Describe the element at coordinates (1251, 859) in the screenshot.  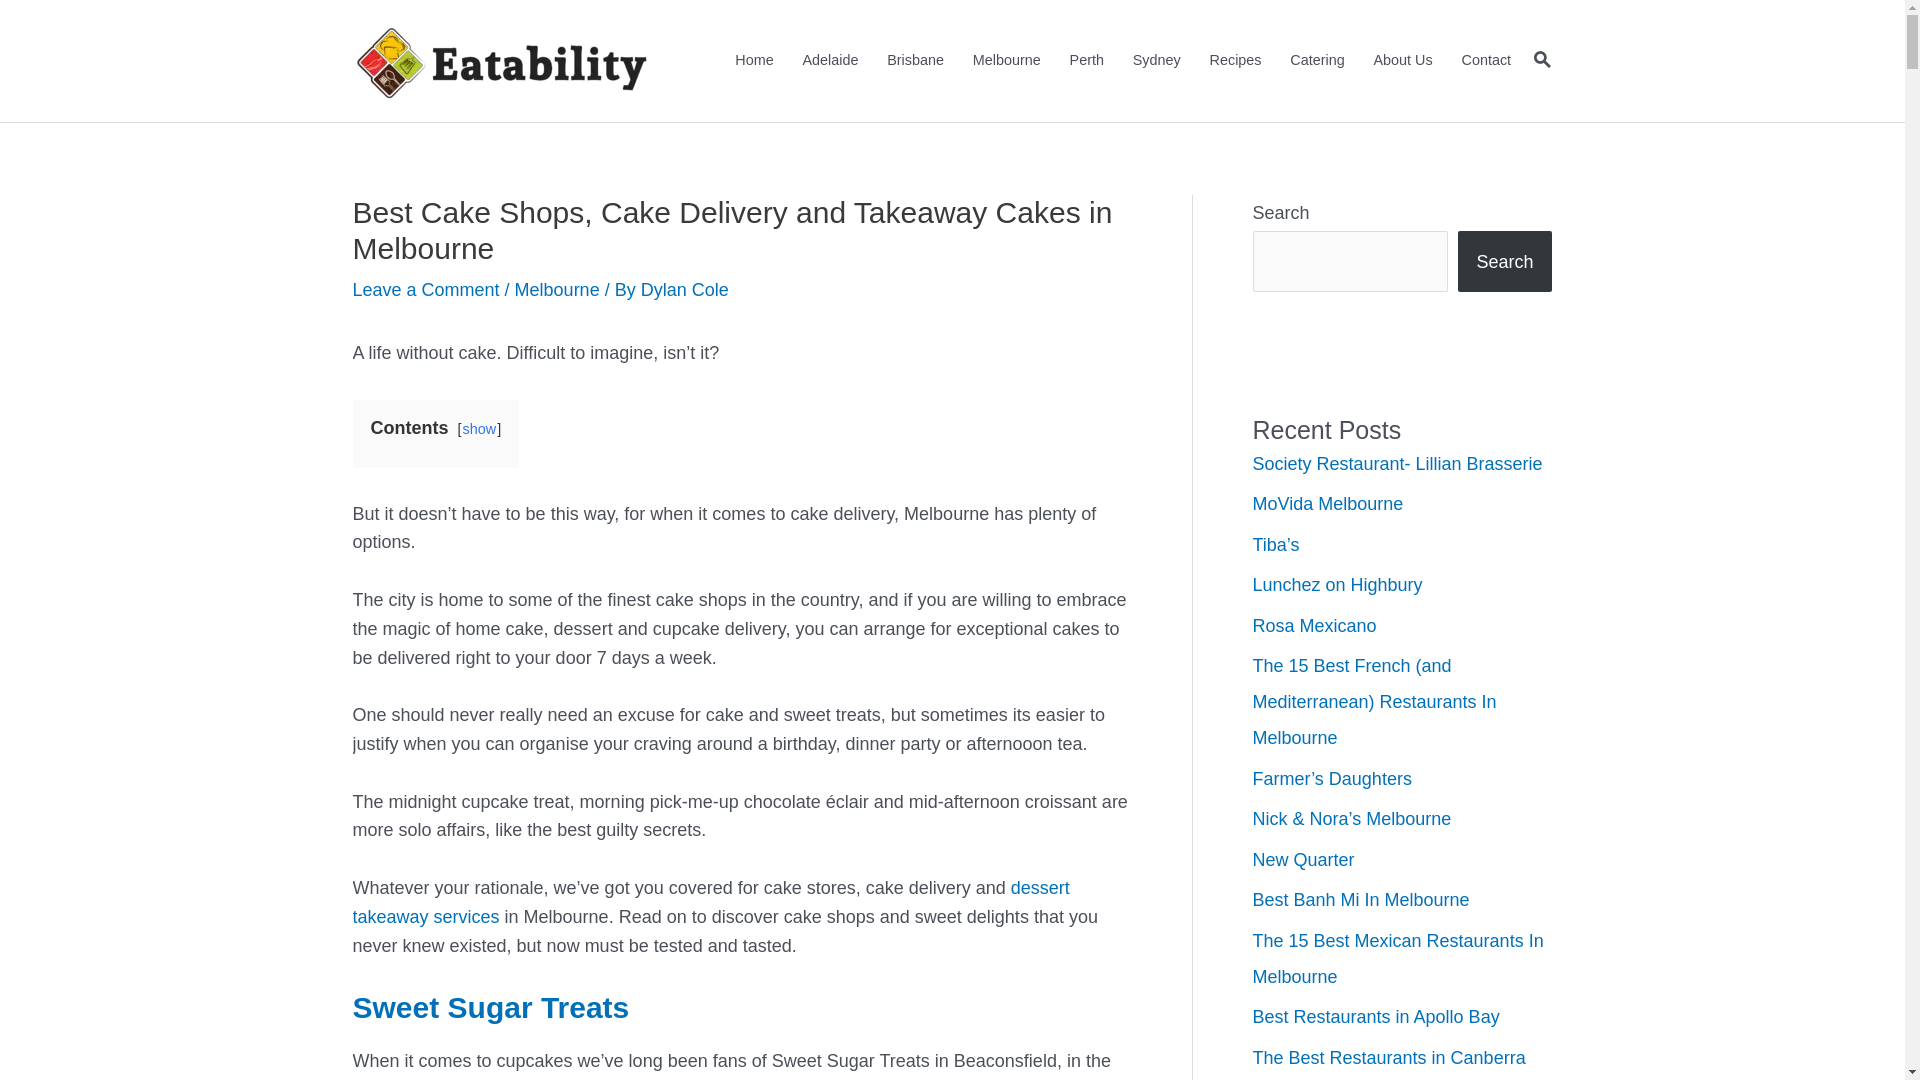
I see `'New Quarter'` at that location.